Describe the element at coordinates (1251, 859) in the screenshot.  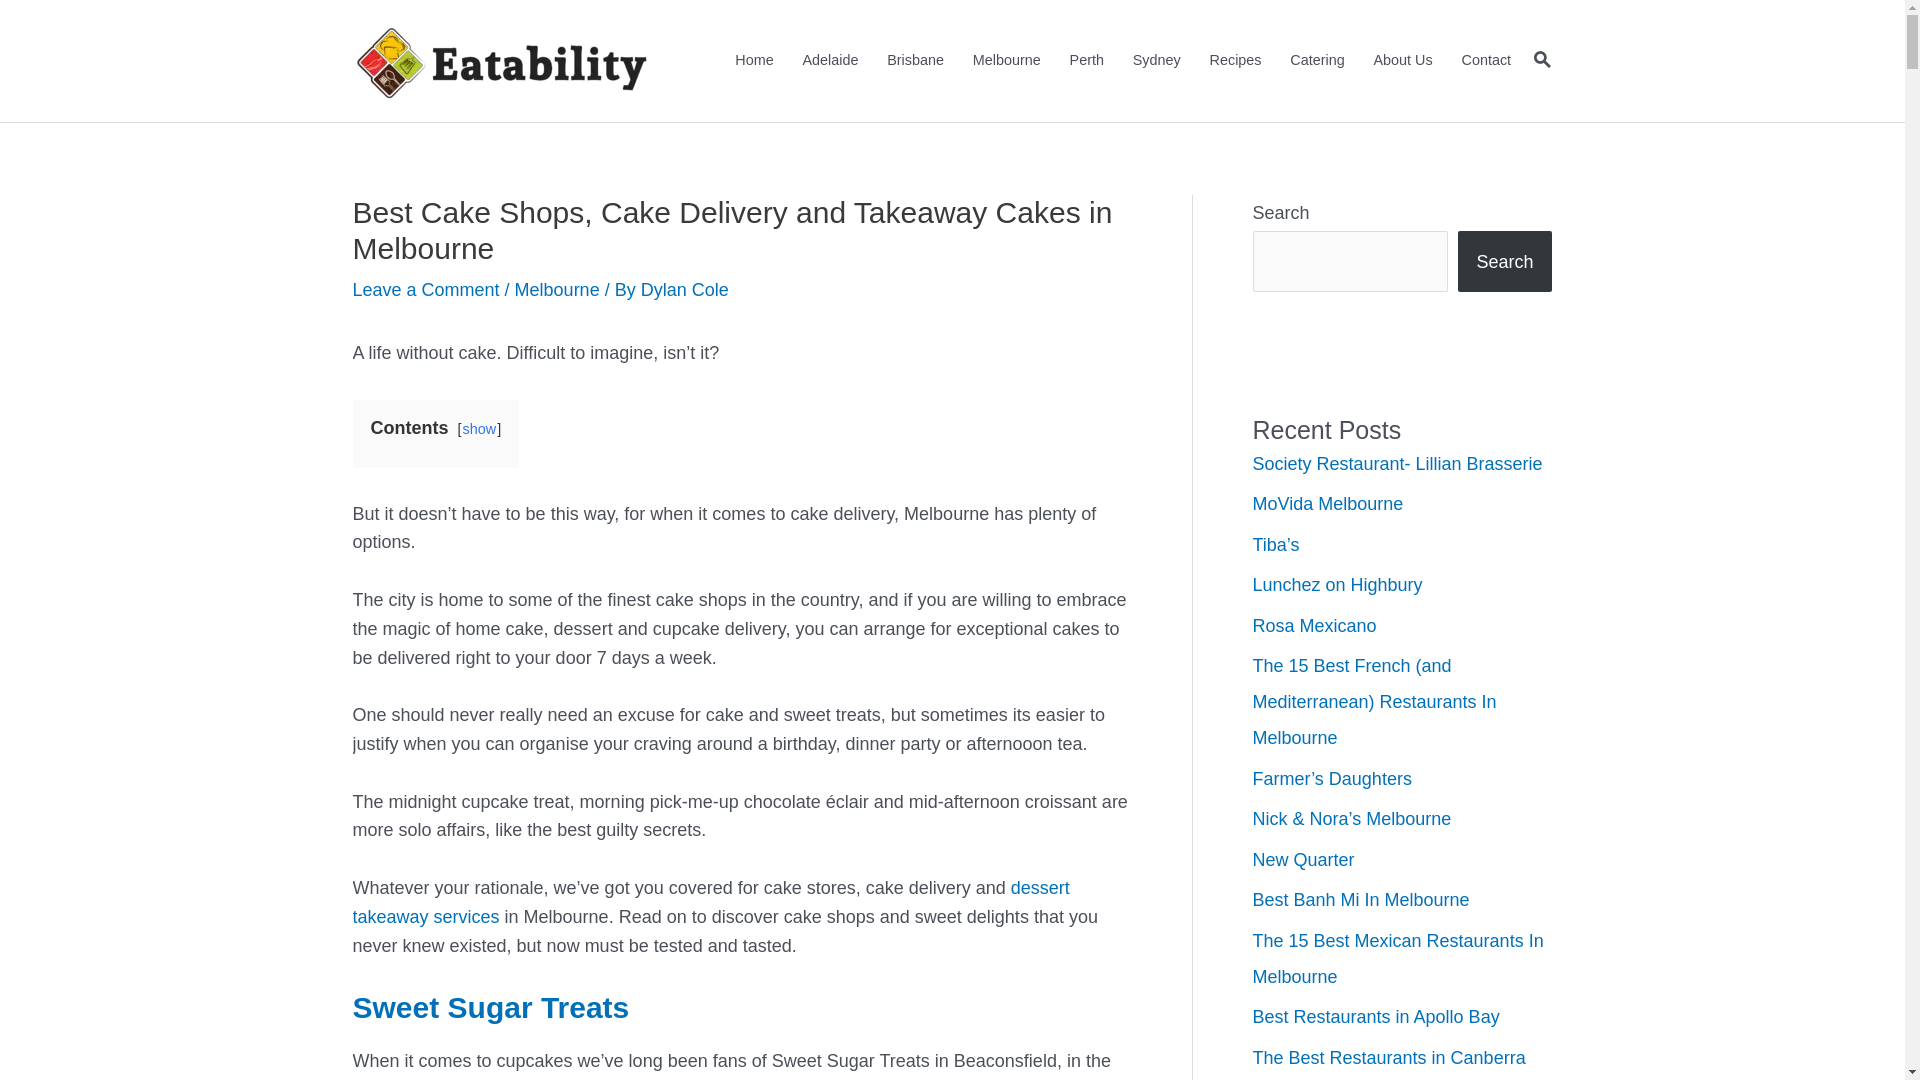
I see `'New Quarter'` at that location.